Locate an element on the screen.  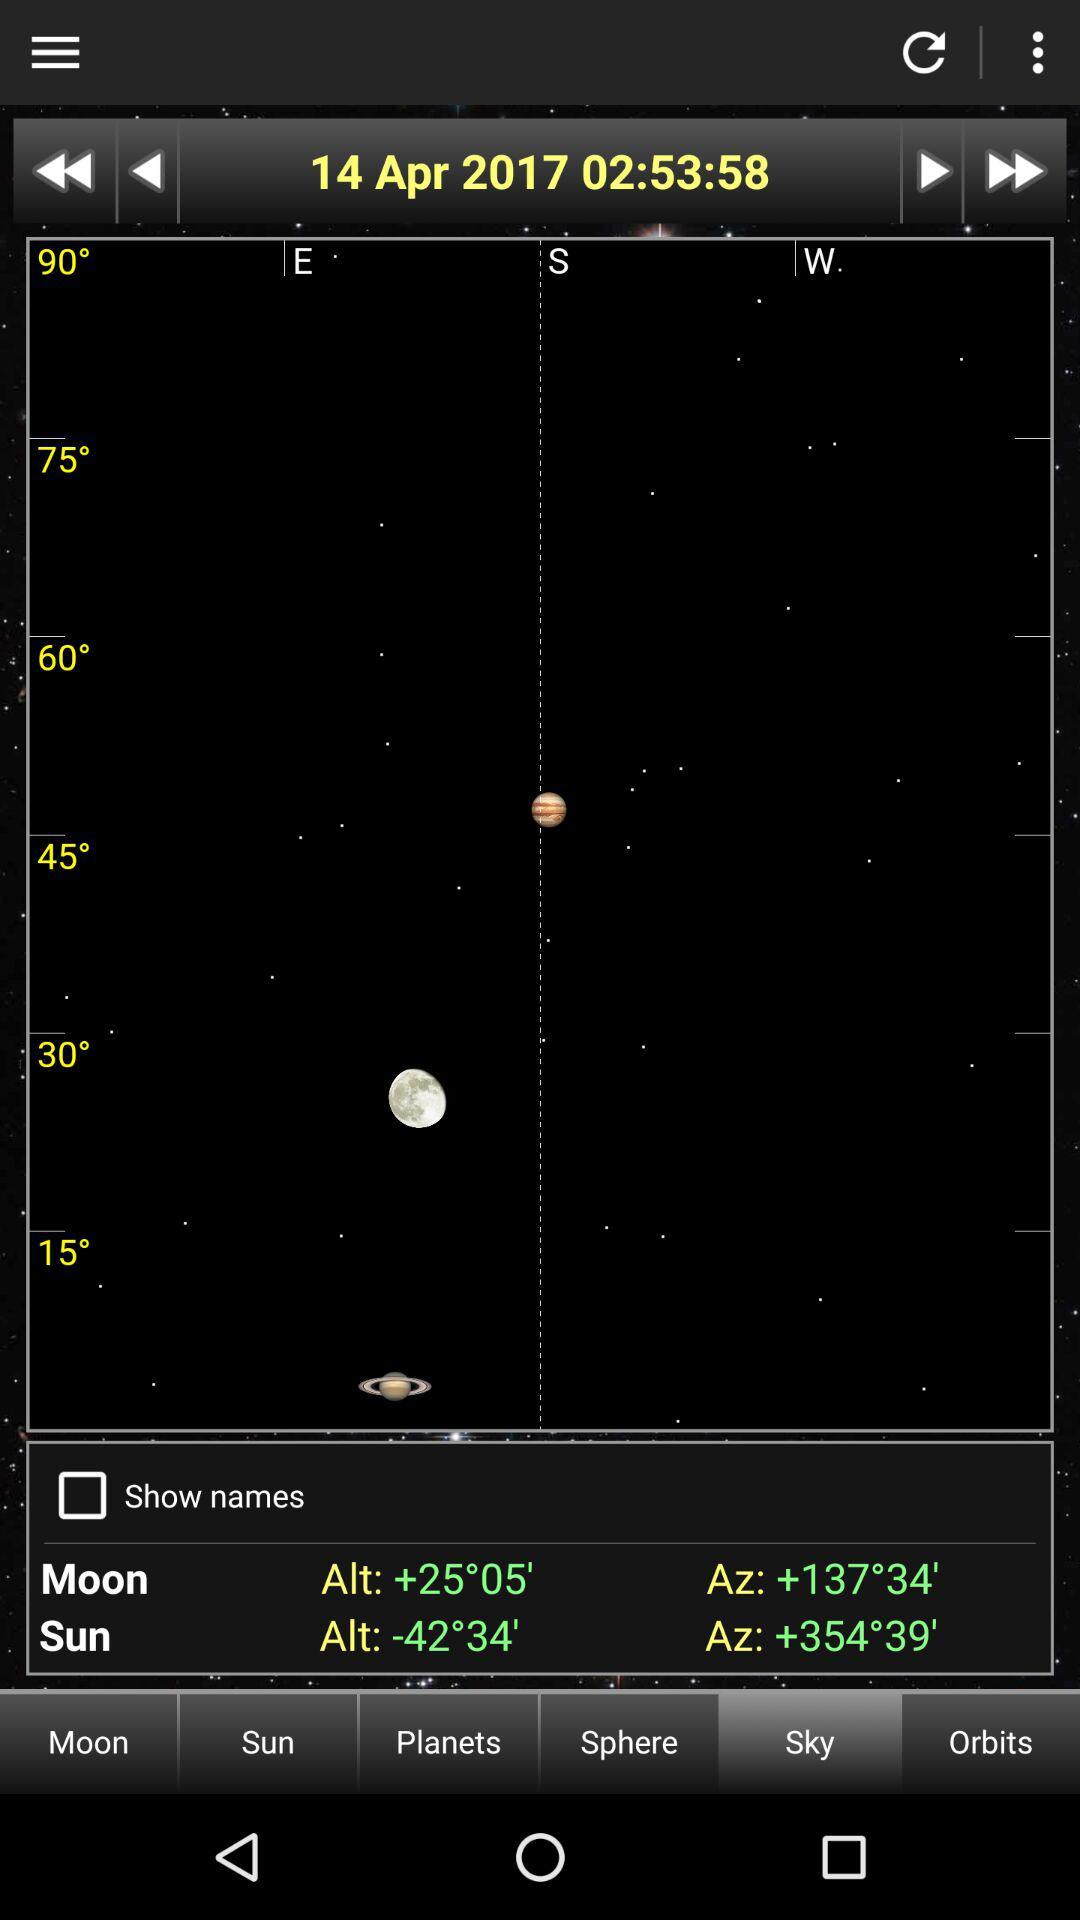
the play icon is located at coordinates (932, 171).